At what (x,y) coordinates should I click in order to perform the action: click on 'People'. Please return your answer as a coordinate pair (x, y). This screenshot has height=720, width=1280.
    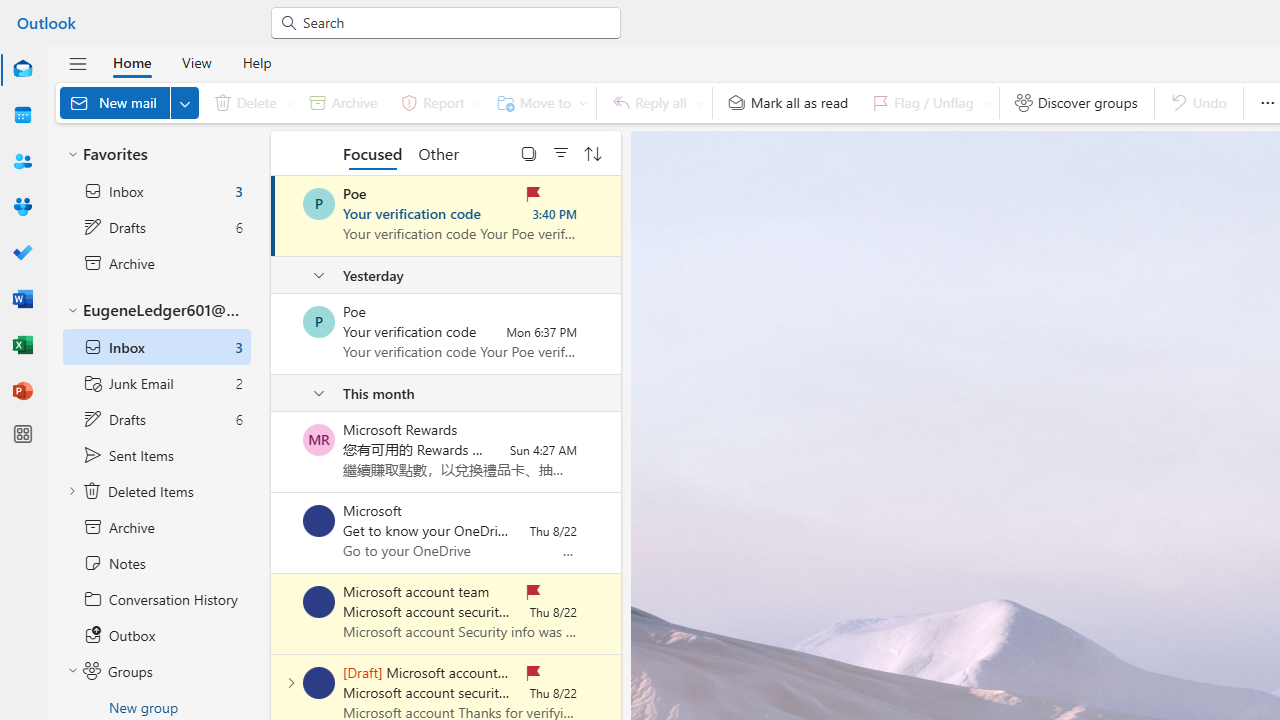
    Looking at the image, I should click on (23, 161).